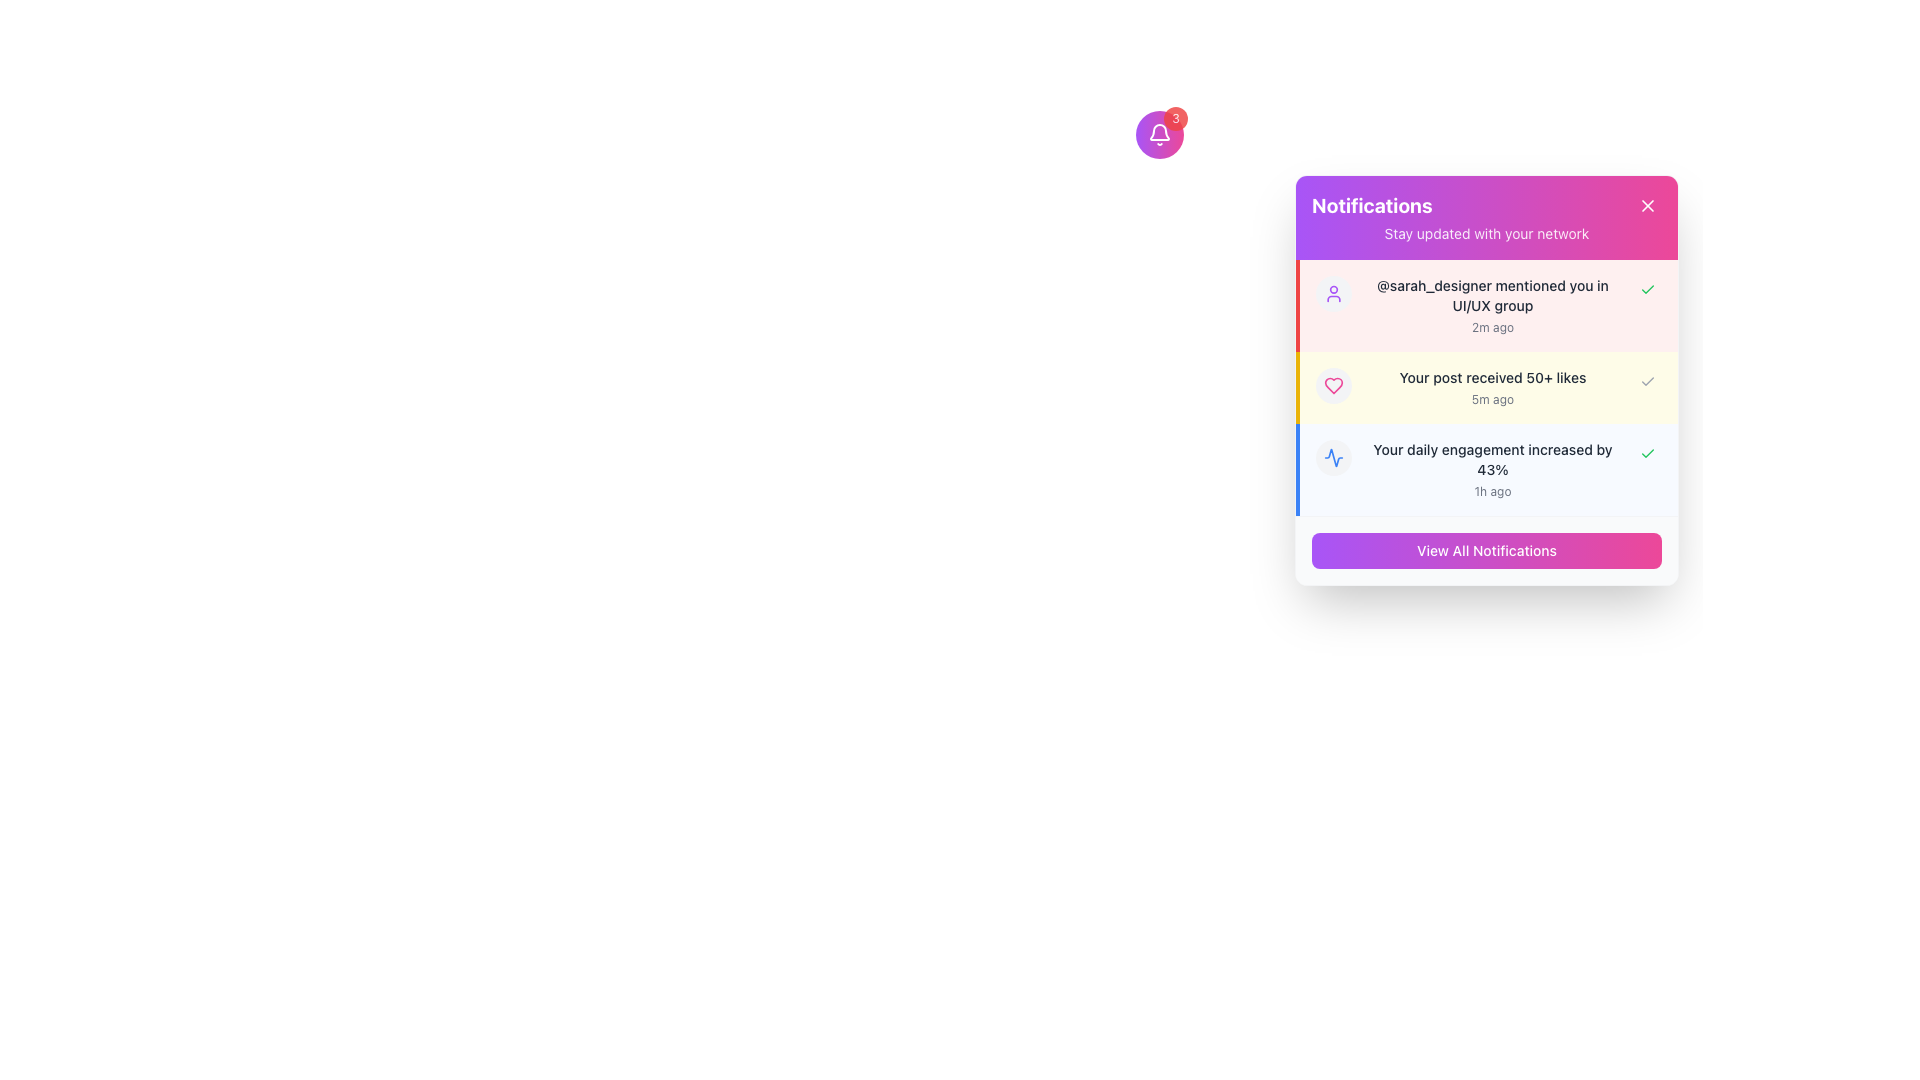 The width and height of the screenshot is (1920, 1080). What do you see at coordinates (1647, 454) in the screenshot?
I see `the small green checkmark icon styled as a 'Mark as read' button located to the far right of the notification row stating 'Your daily engagement increased by 43%' in the notification panel` at bounding box center [1647, 454].